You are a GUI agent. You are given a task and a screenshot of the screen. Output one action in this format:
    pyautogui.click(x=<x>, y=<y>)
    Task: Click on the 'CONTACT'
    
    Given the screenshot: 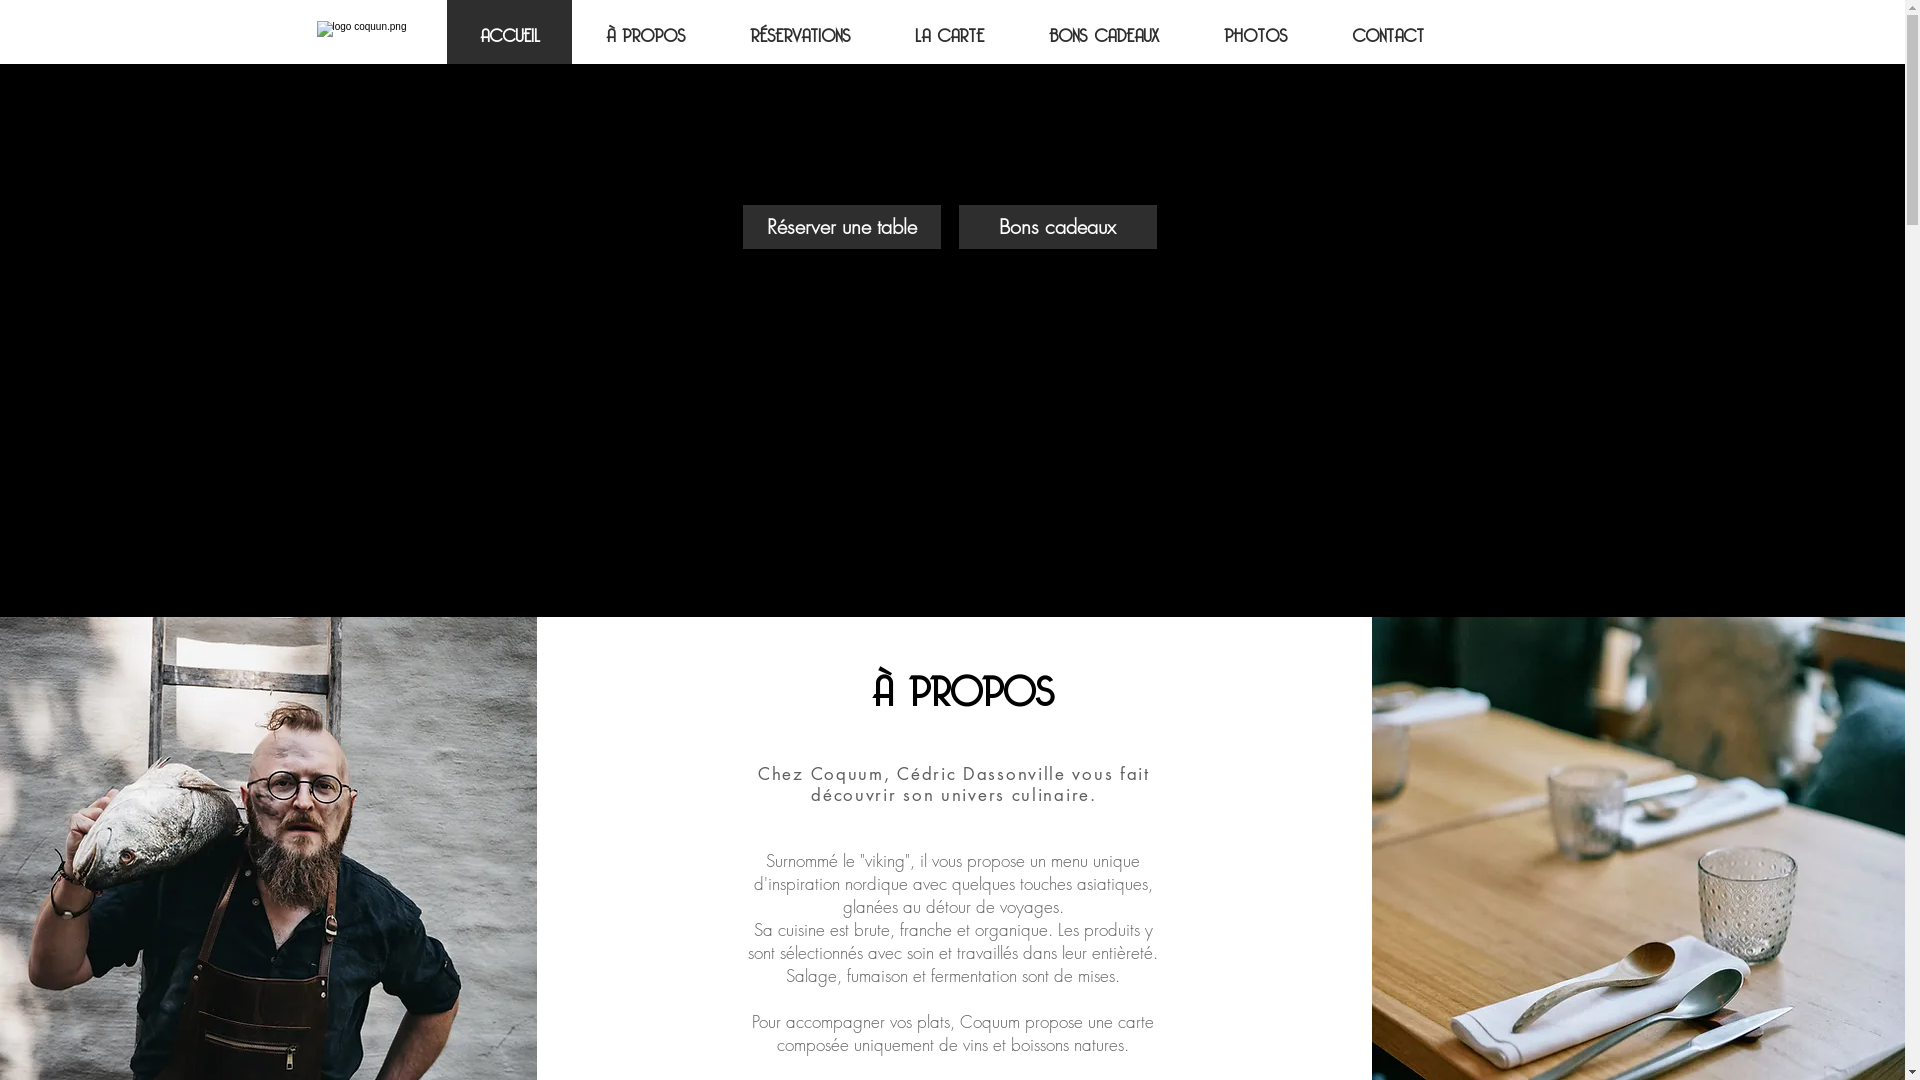 What is the action you would take?
    pyautogui.click(x=1319, y=31)
    